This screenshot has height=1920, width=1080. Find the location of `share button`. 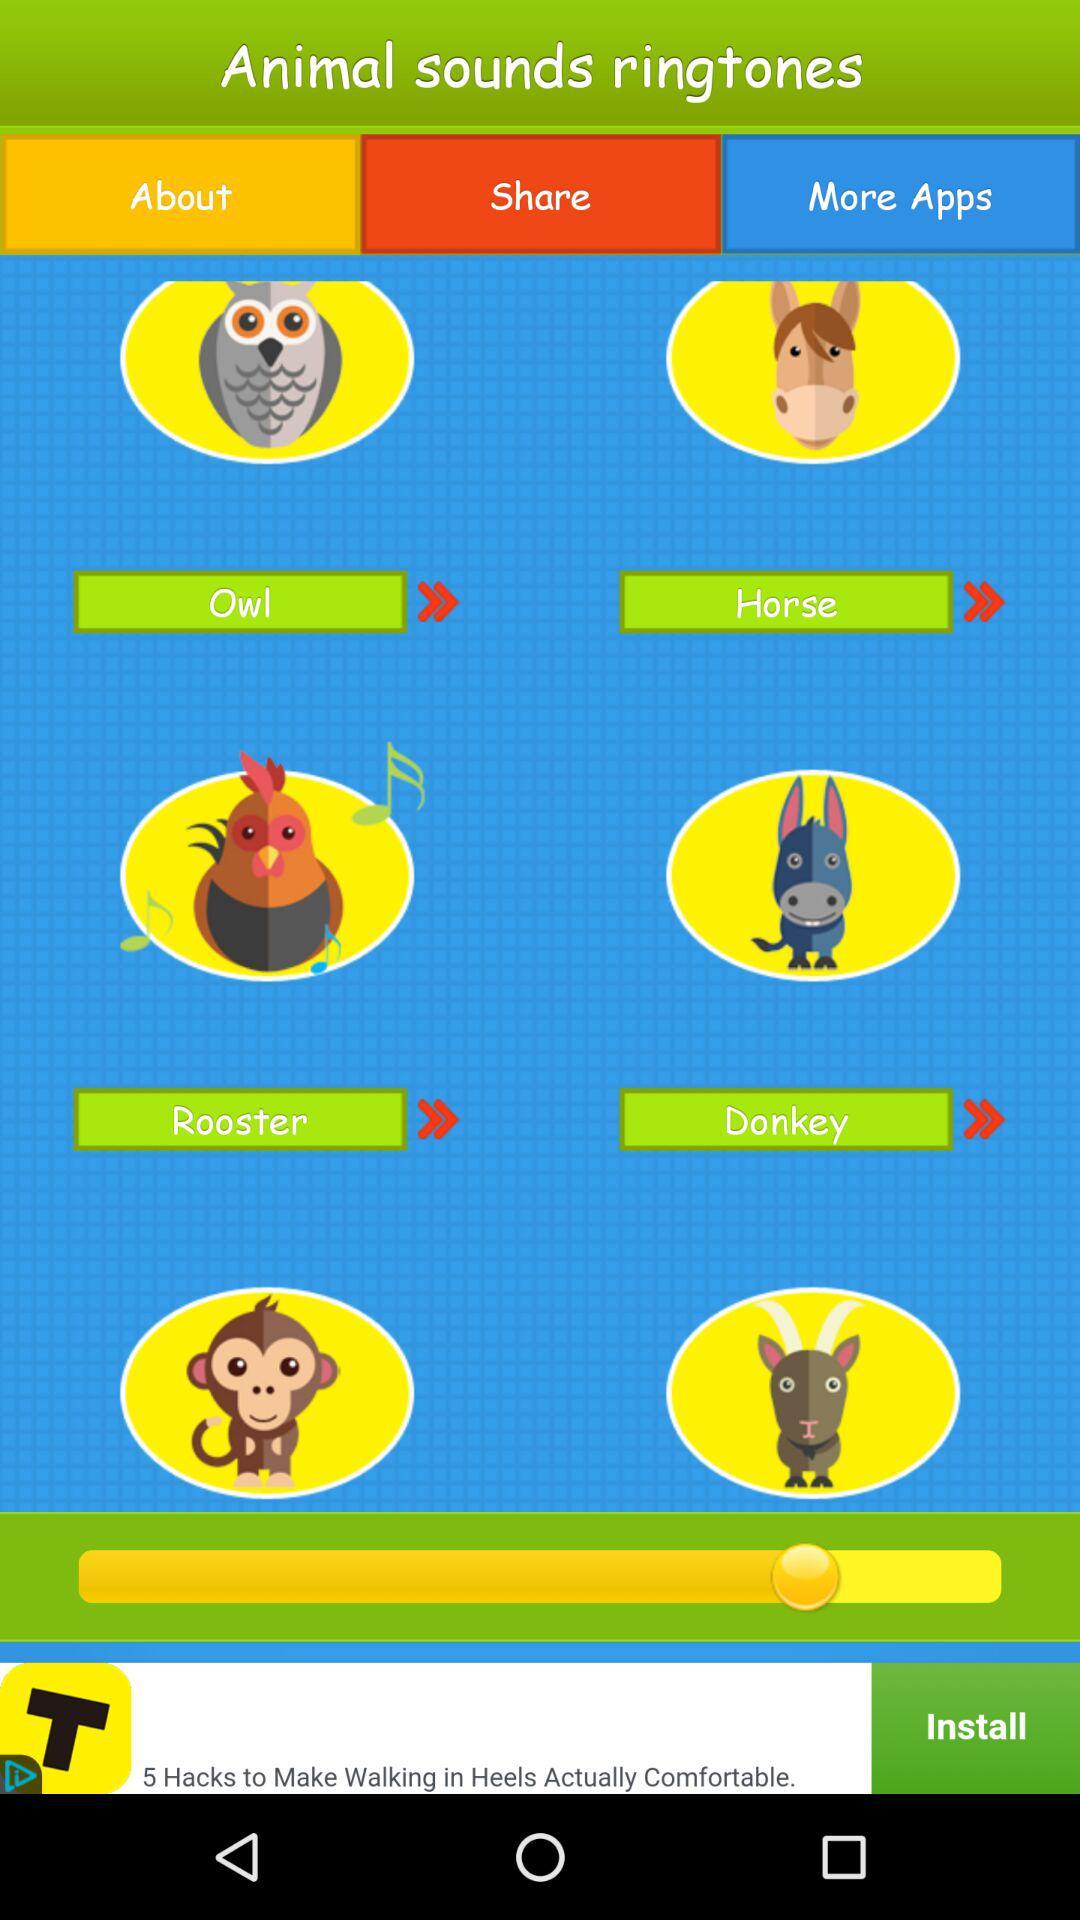

share button is located at coordinates (540, 194).